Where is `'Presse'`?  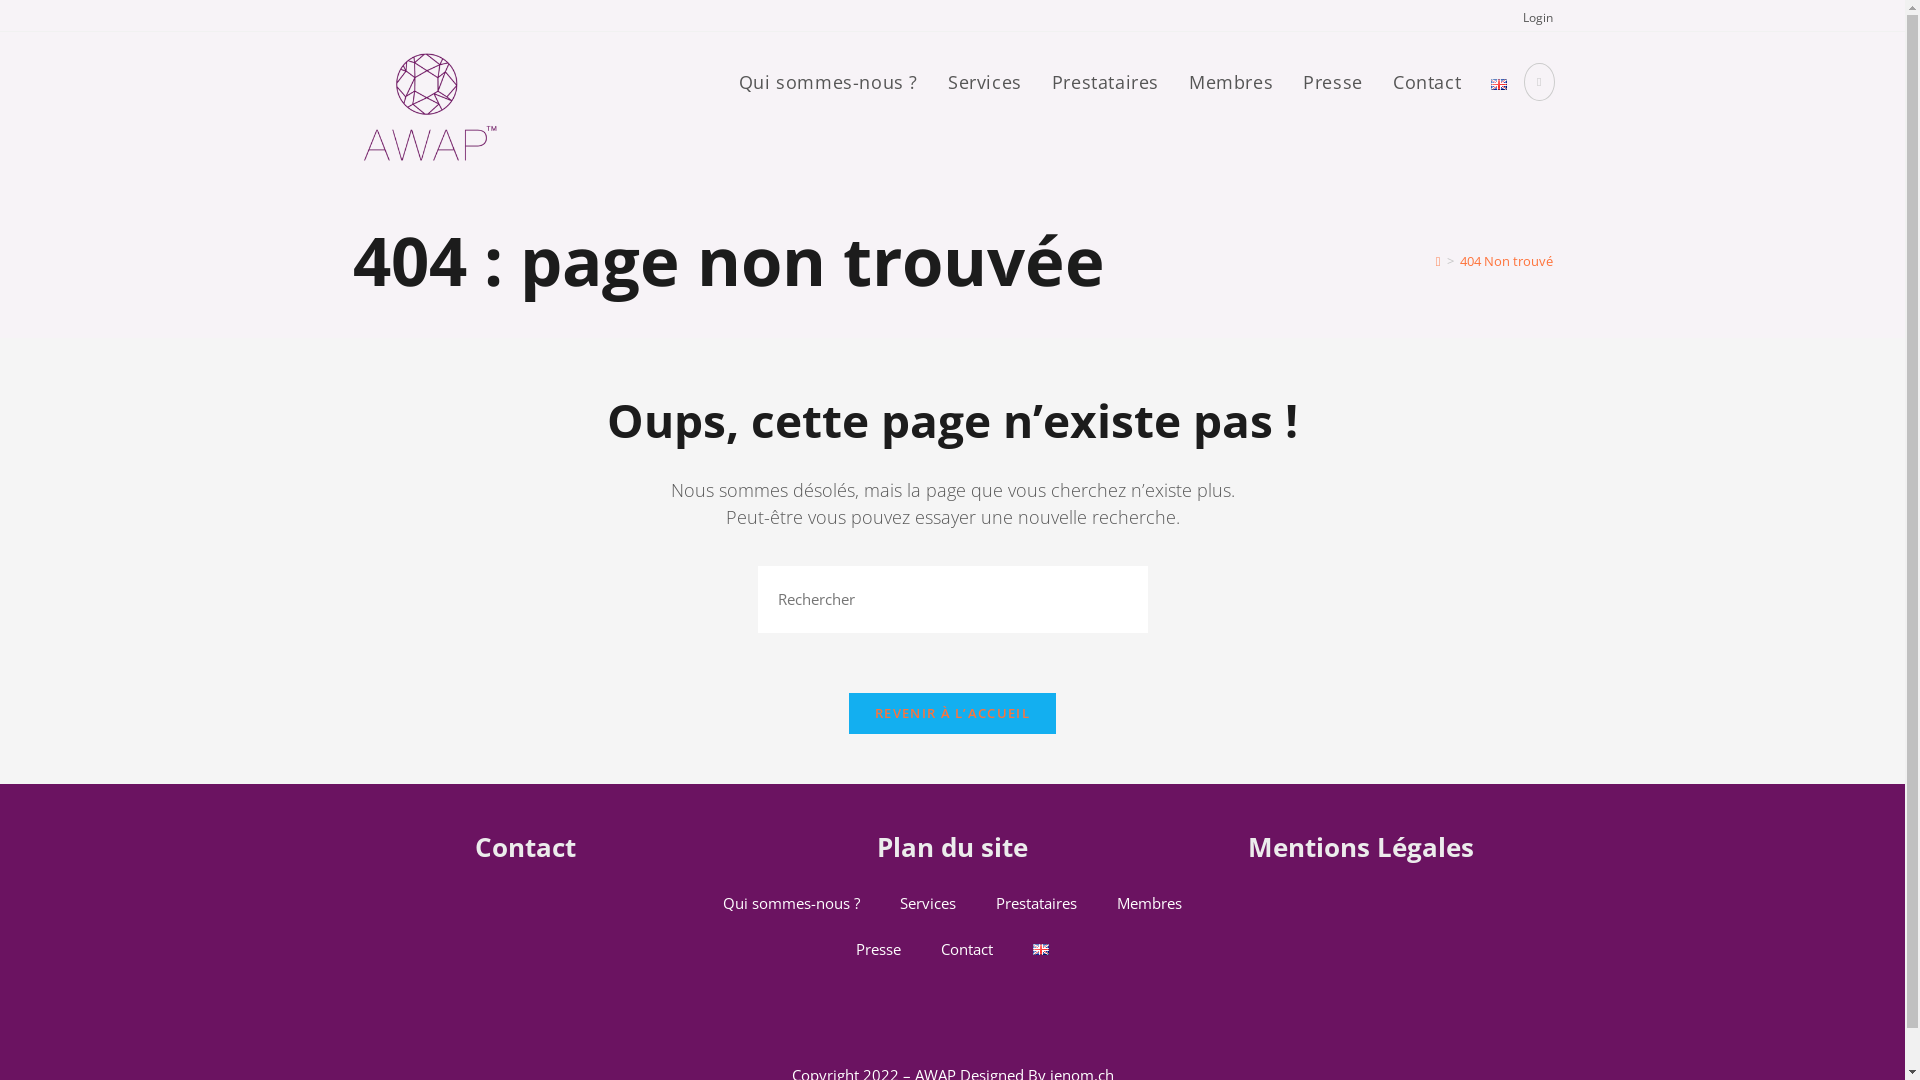
'Presse' is located at coordinates (878, 947).